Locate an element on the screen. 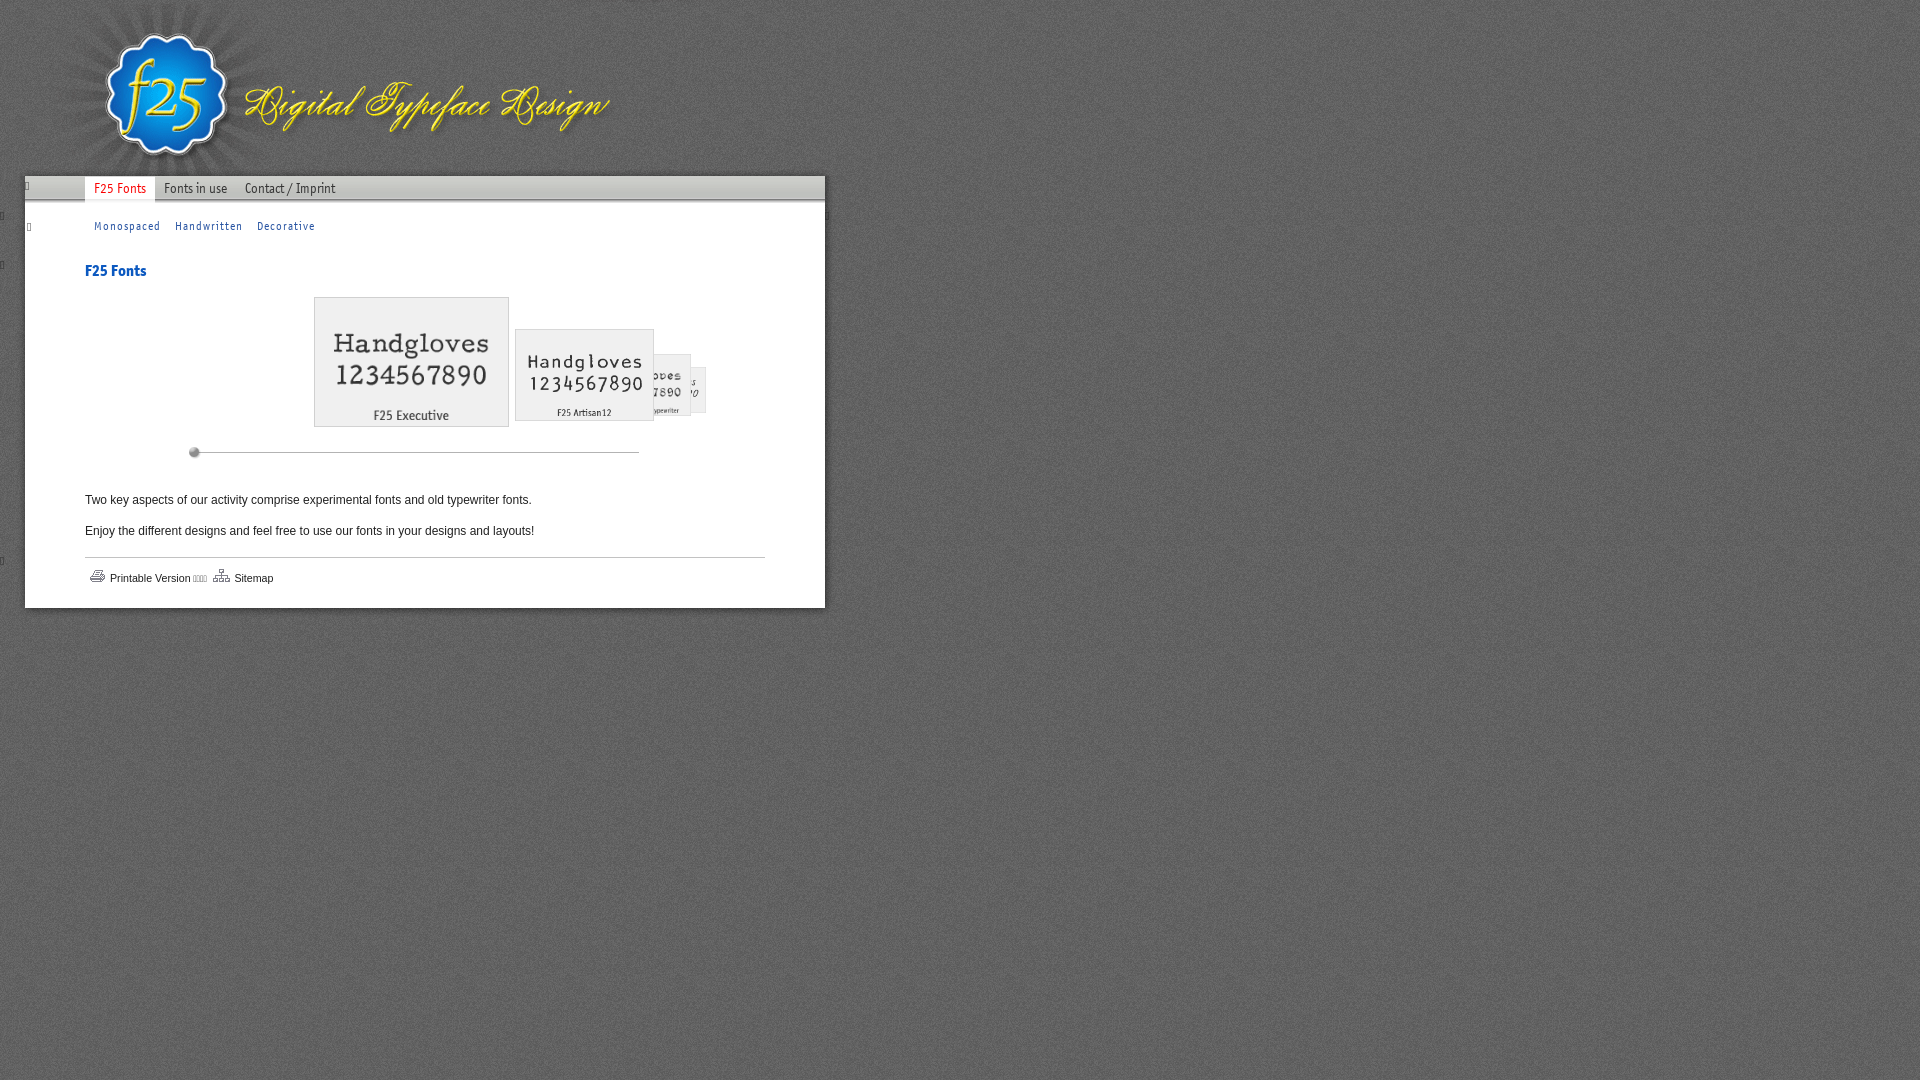  'Decorative' is located at coordinates (285, 225).